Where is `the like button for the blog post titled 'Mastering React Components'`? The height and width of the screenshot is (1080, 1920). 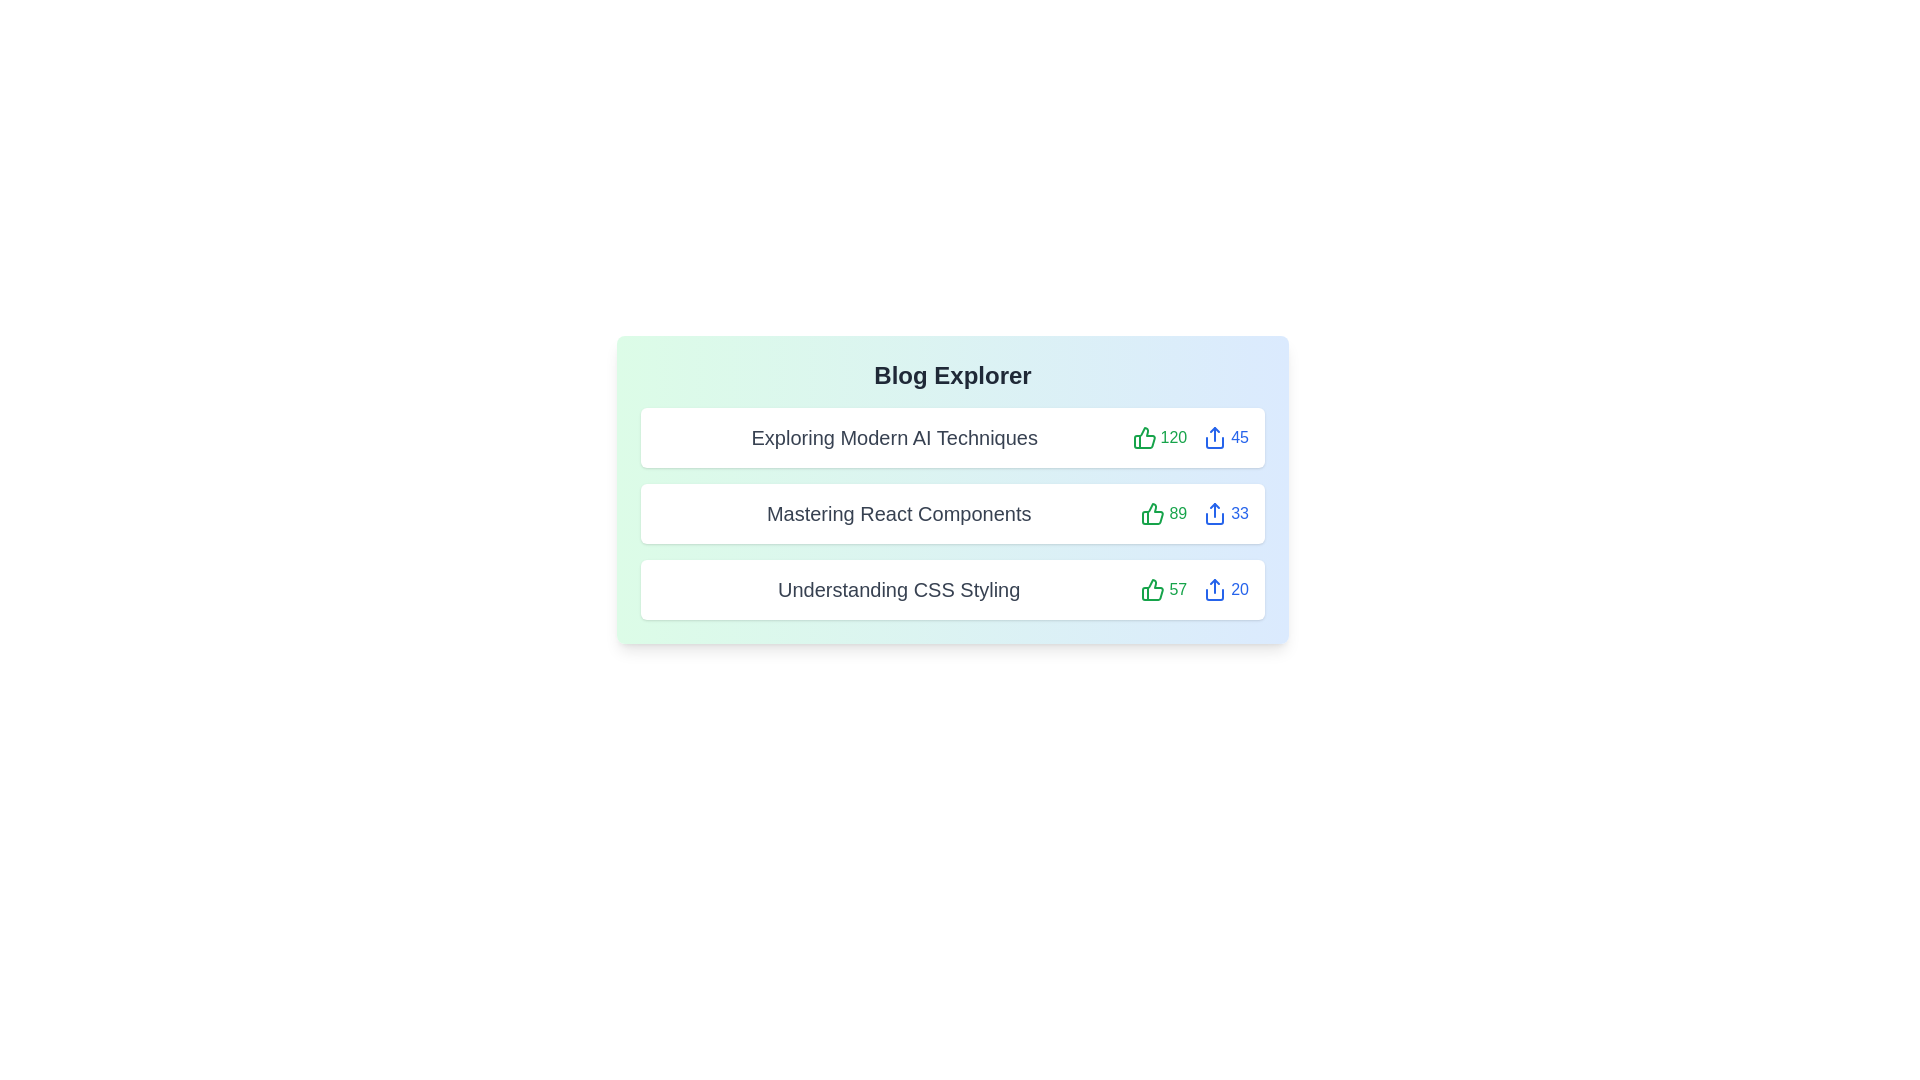
the like button for the blog post titled 'Mastering React Components' is located at coordinates (1164, 512).